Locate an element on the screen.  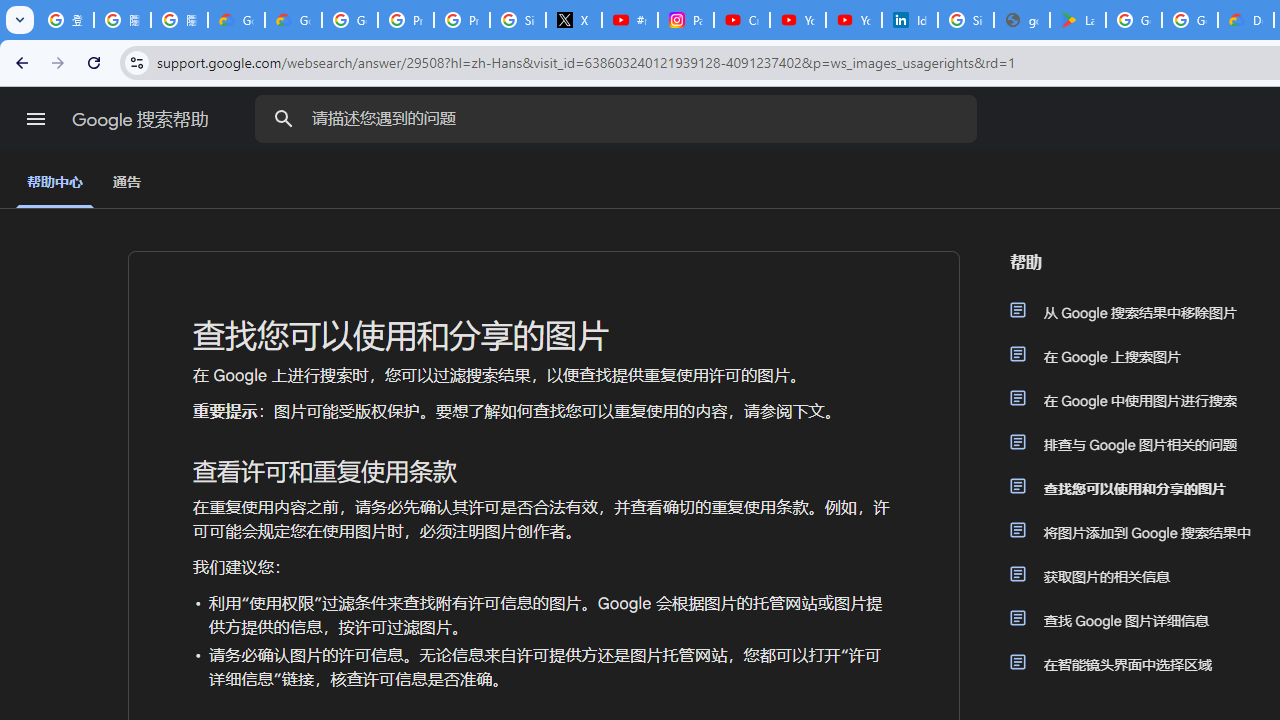
'Google Workspace - Specific Terms' is located at coordinates (1190, 20).